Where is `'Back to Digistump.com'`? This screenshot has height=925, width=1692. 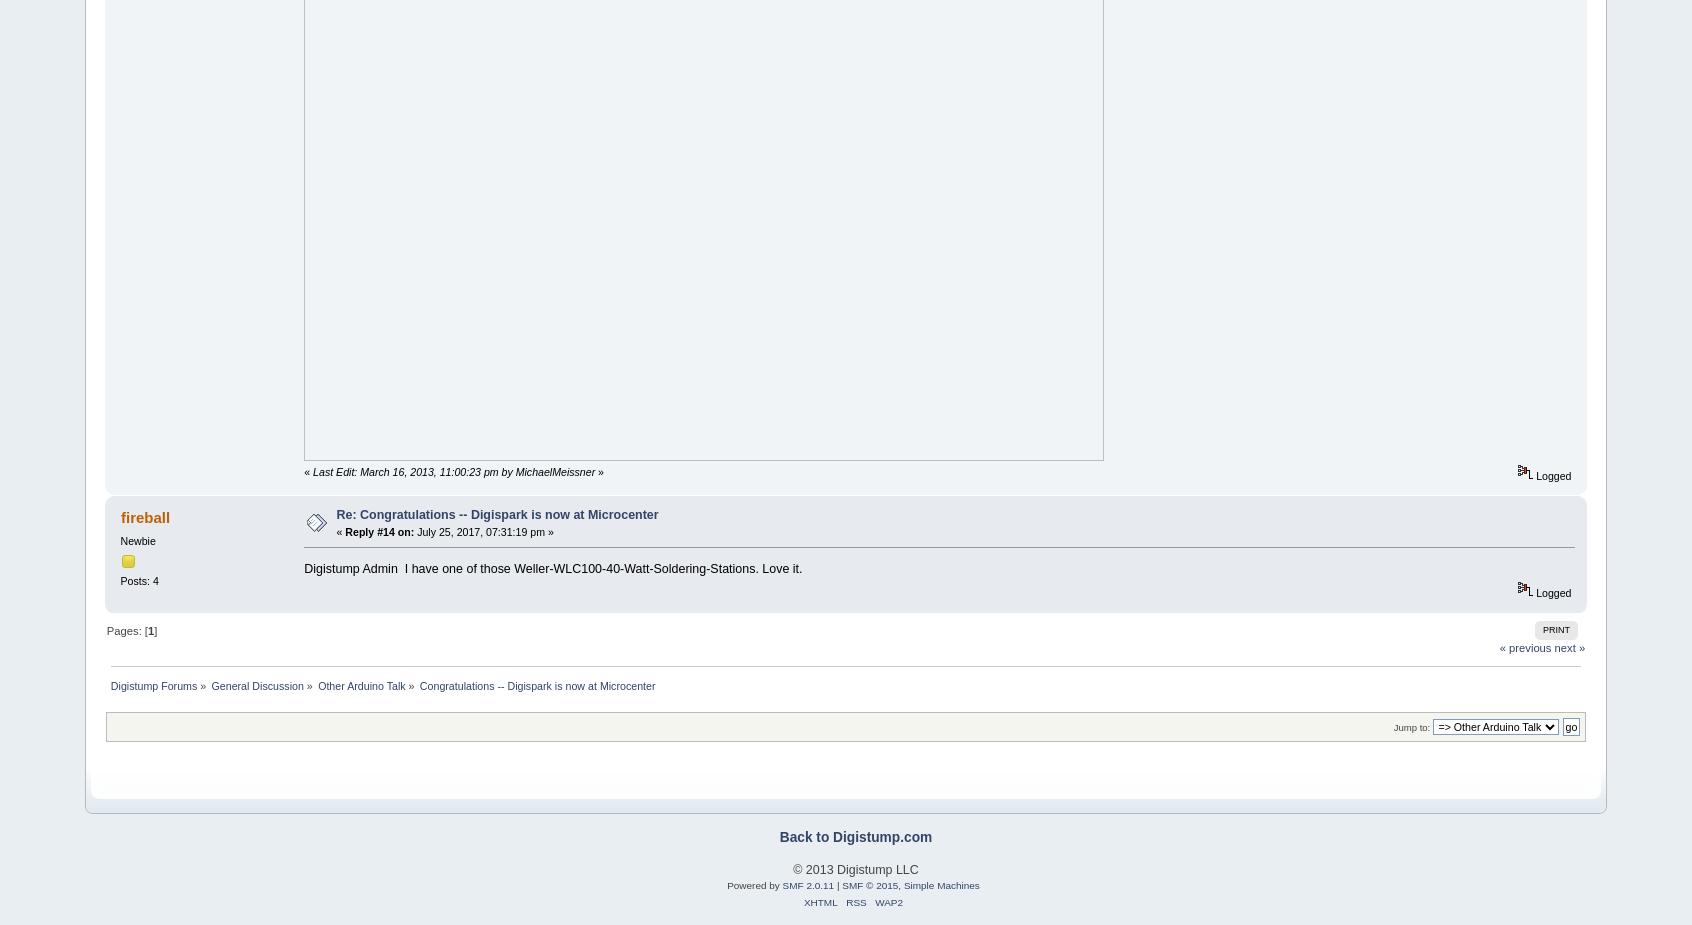 'Back to Digistump.com' is located at coordinates (854, 836).